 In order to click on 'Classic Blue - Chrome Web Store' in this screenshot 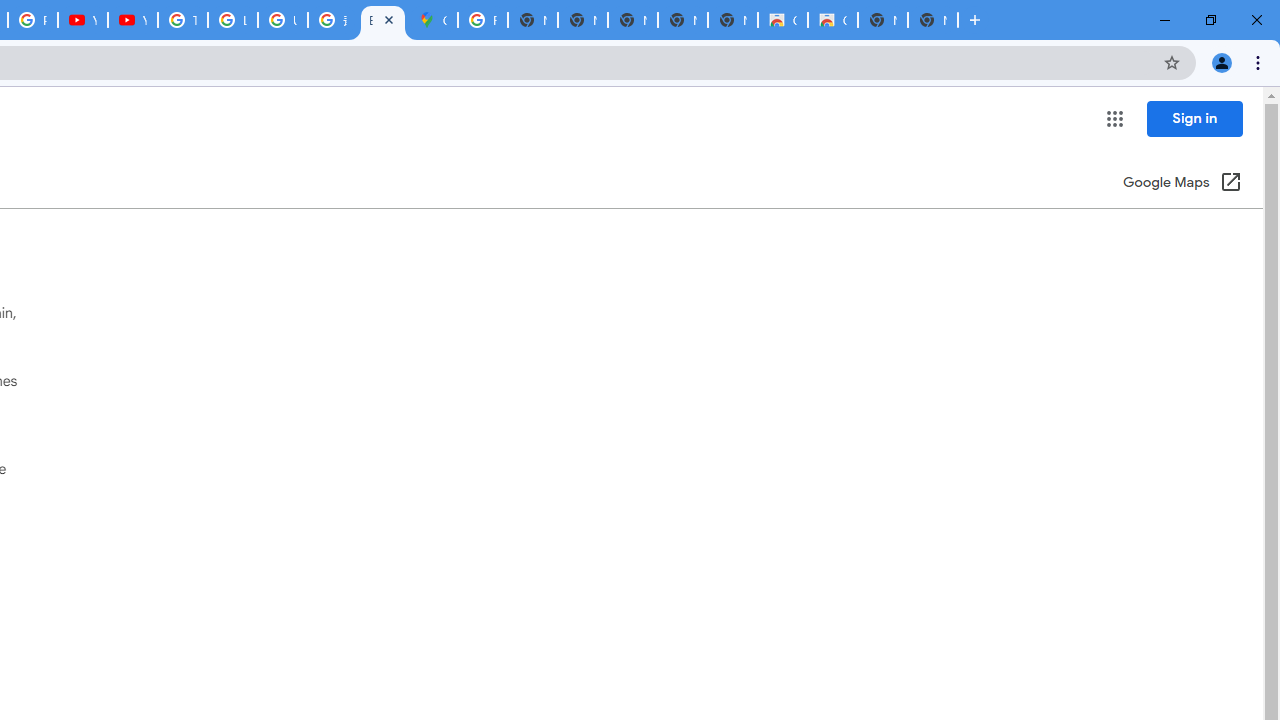, I will do `click(781, 20)`.